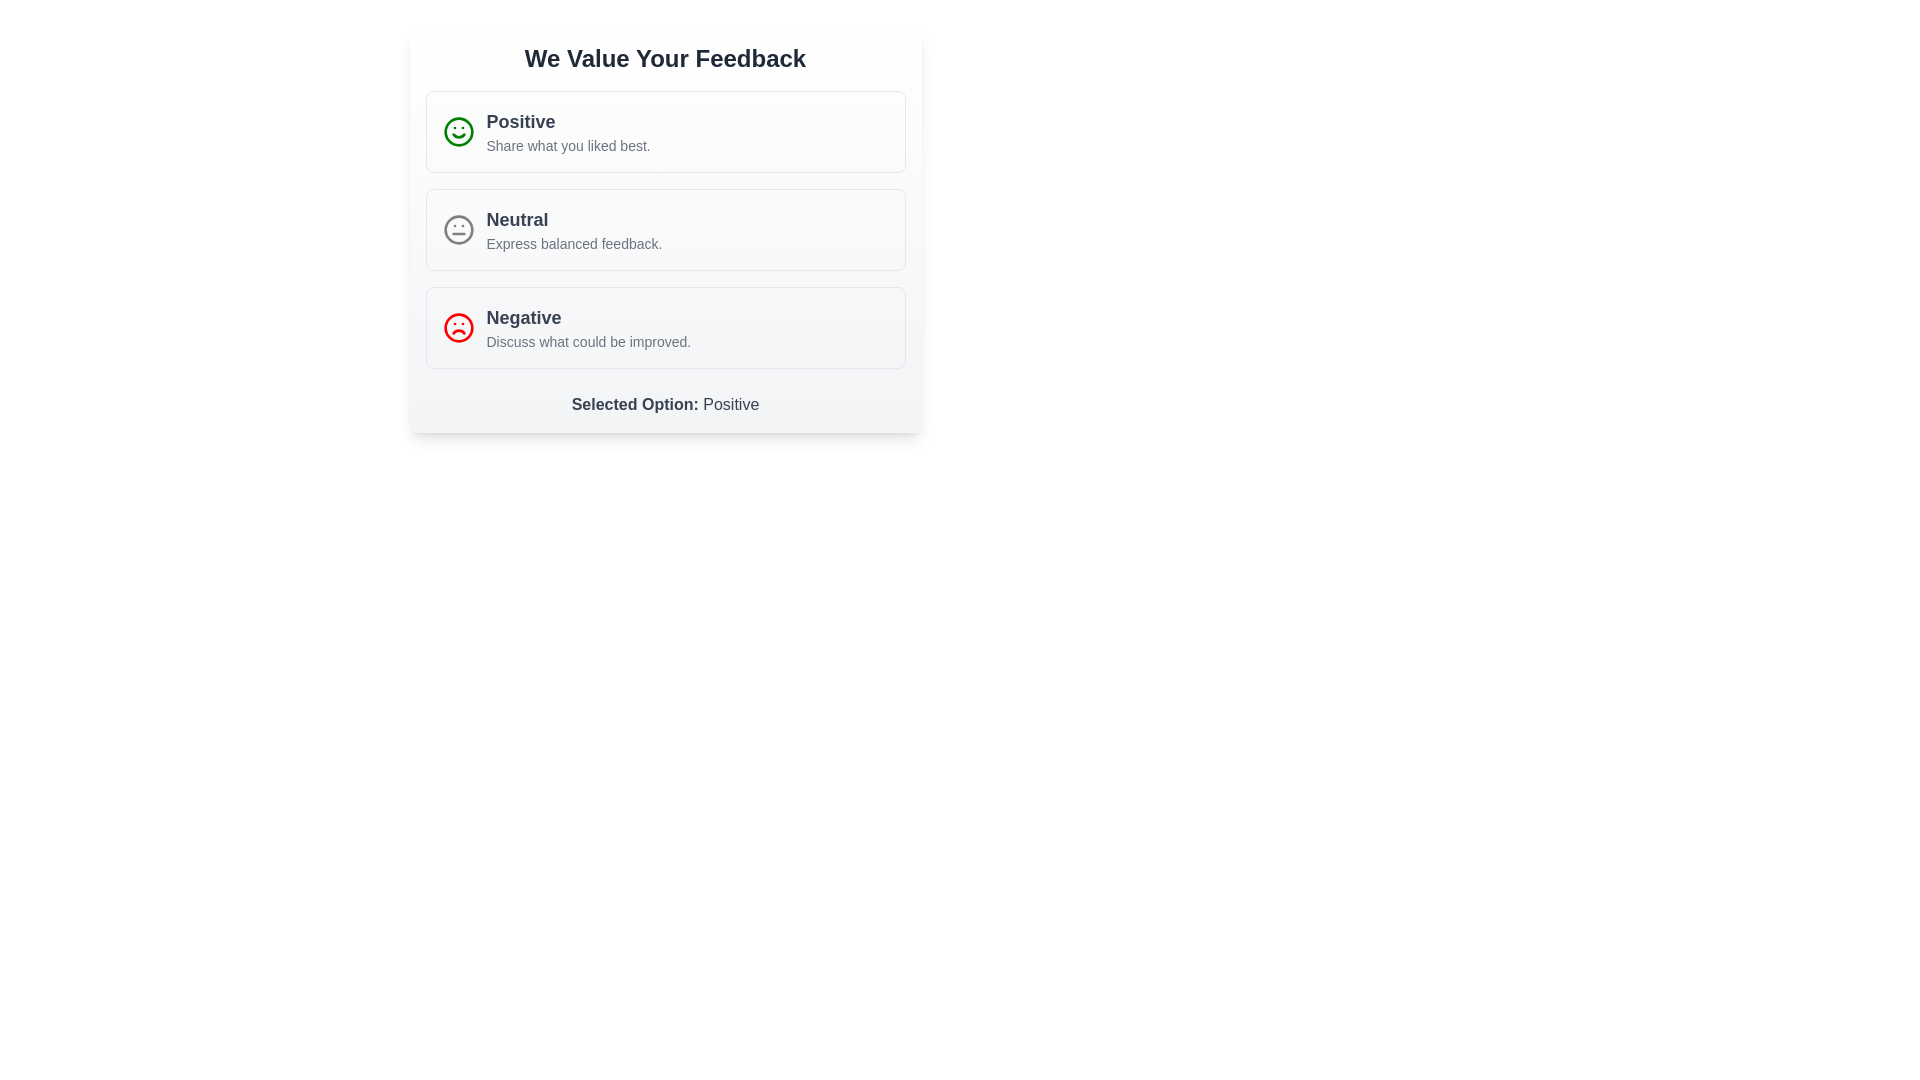 The image size is (1920, 1080). What do you see at coordinates (457, 326) in the screenshot?
I see `the circular element within the red outlined frowning face icon` at bounding box center [457, 326].